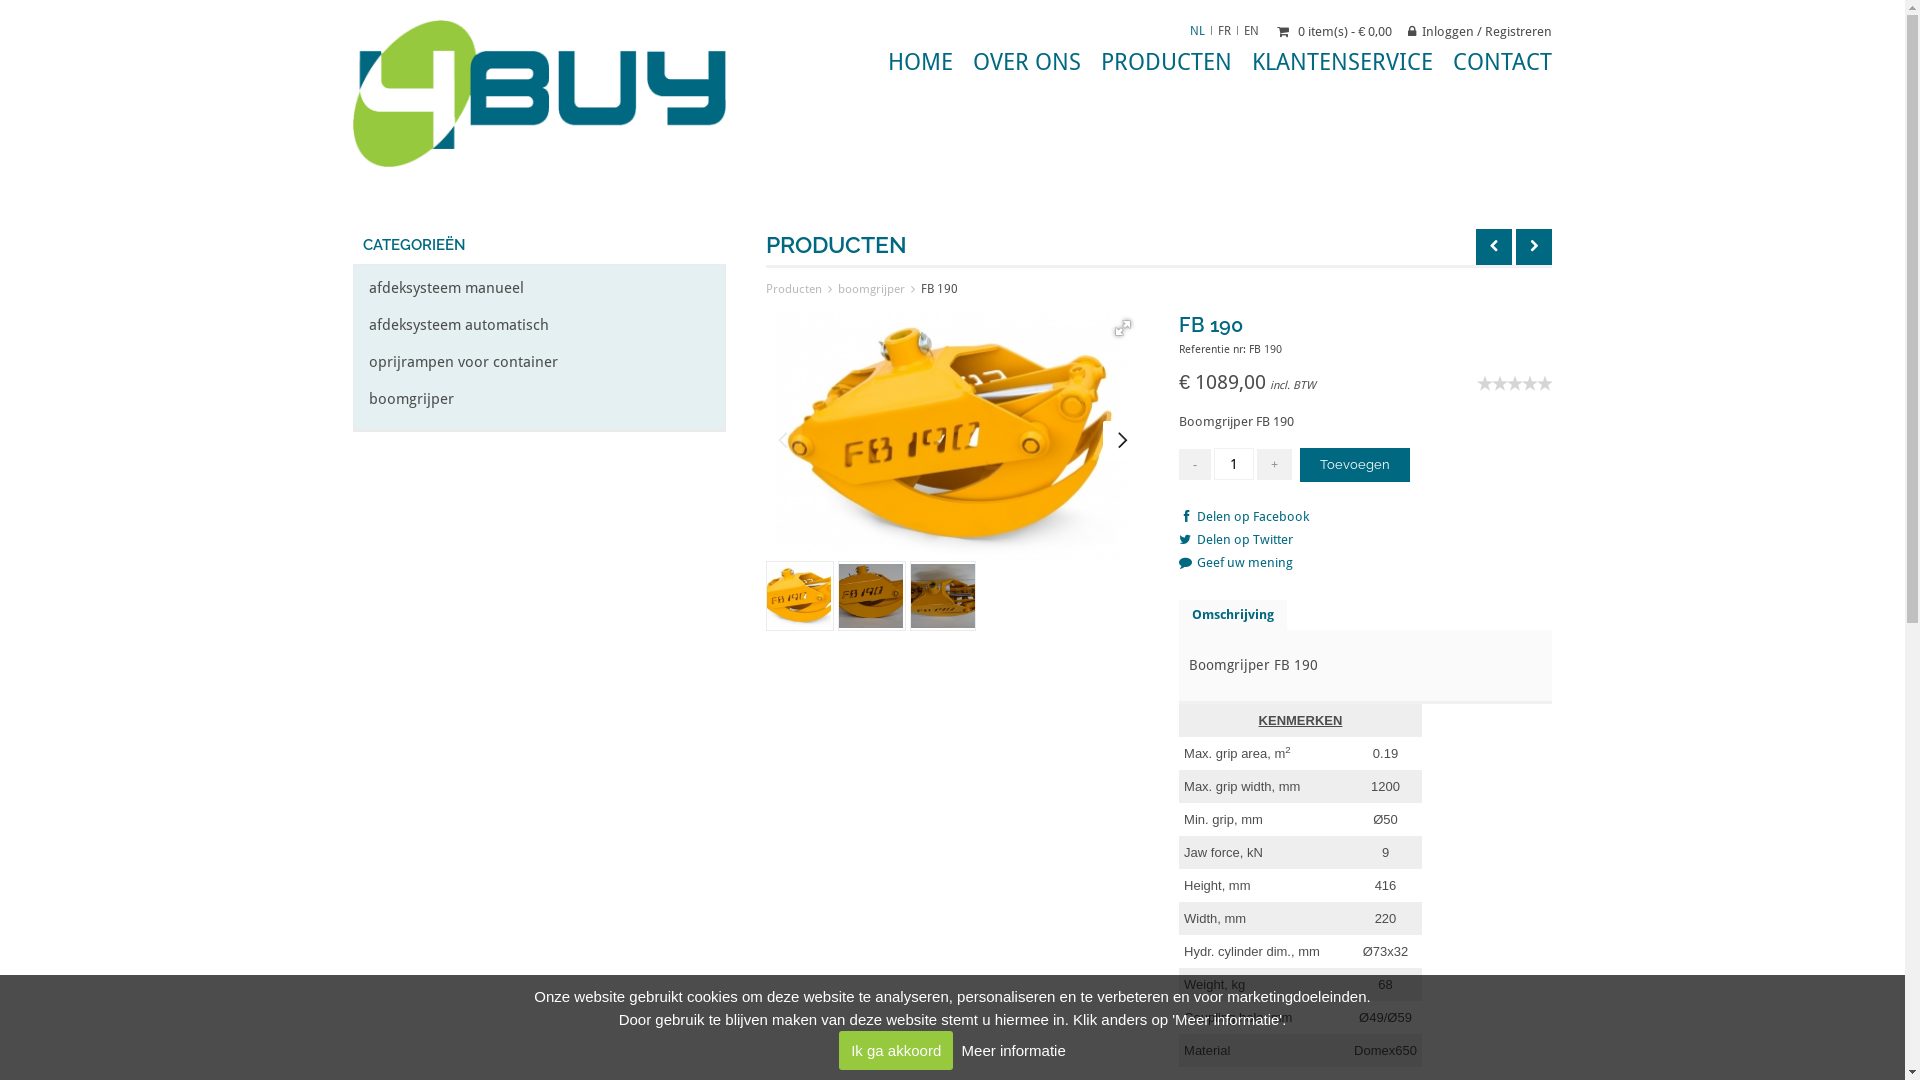 This screenshot has width=1920, height=1080. I want to click on 'afdeksysteem manueel', so click(446, 290).